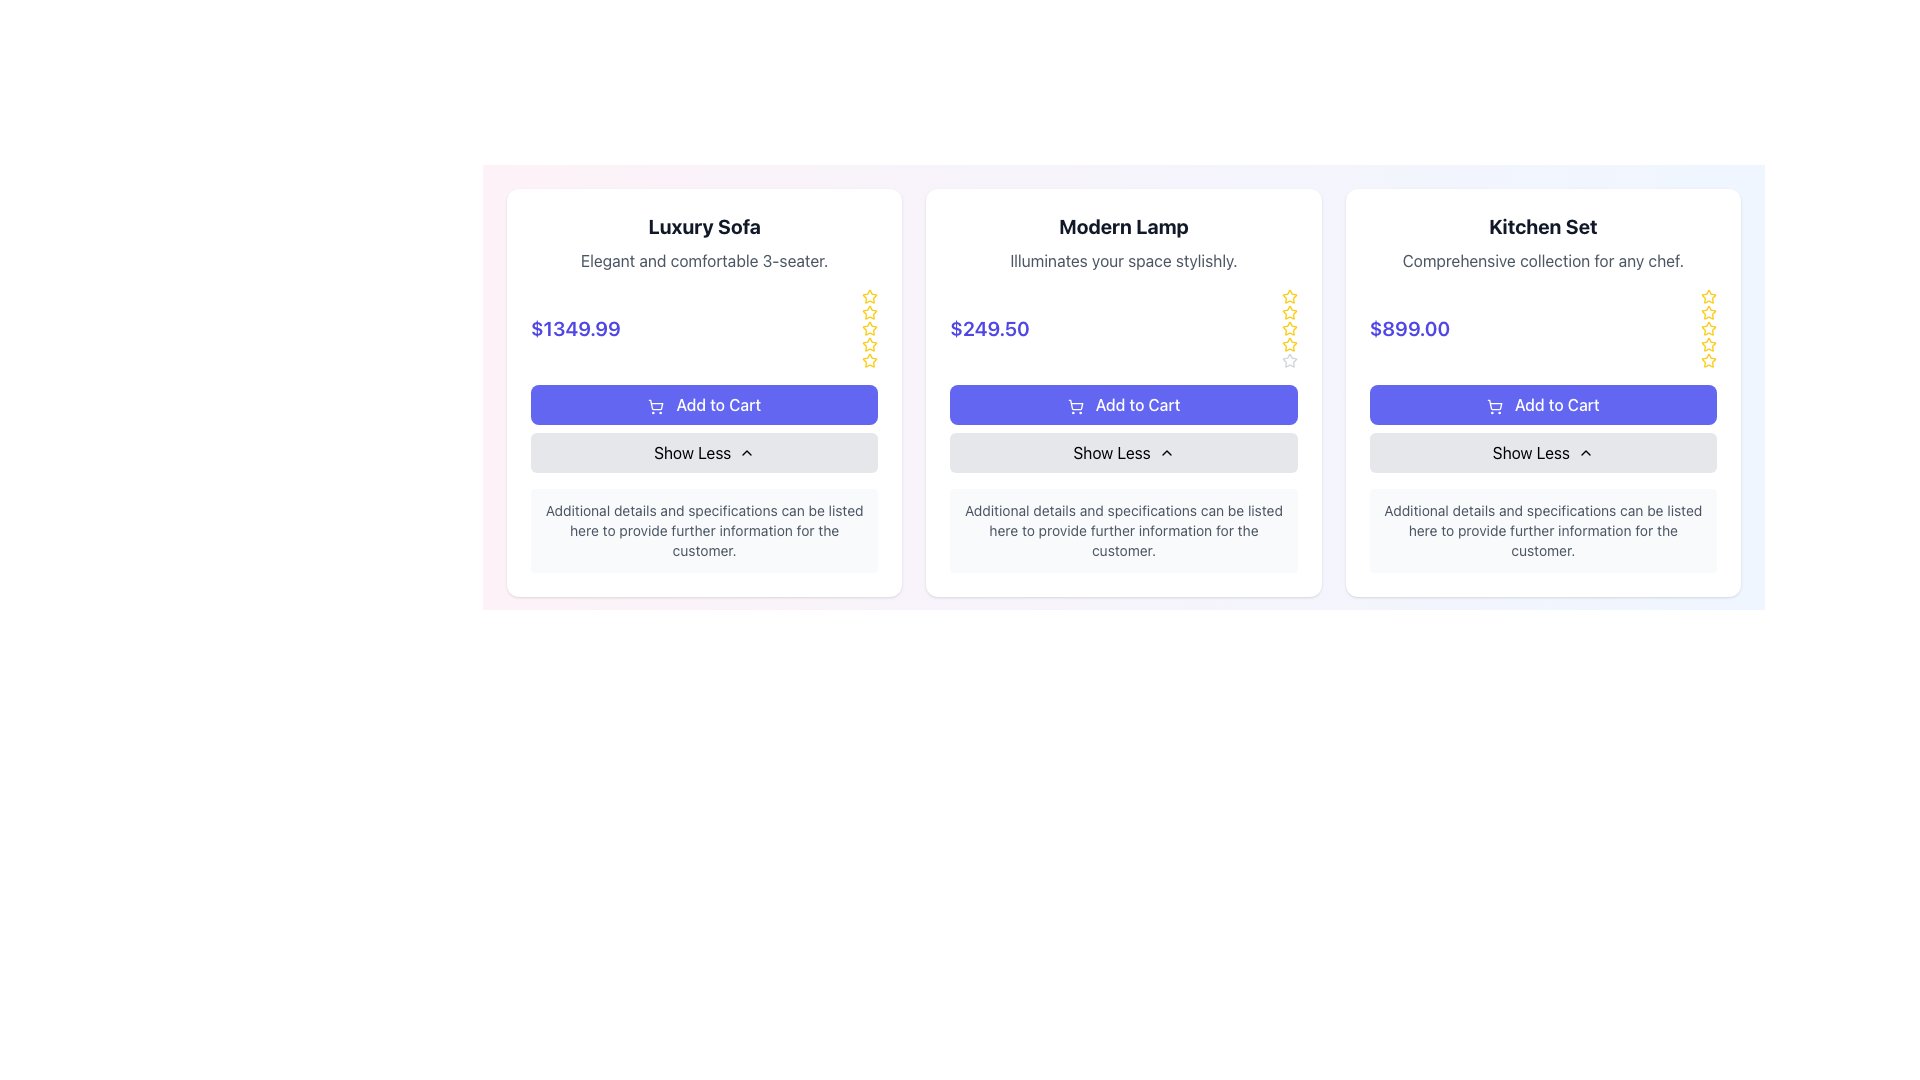 Image resolution: width=1920 pixels, height=1080 pixels. What do you see at coordinates (704, 530) in the screenshot?
I see `text from the text area located at the bottom of the 'Luxury Sofa' product card, just below the 'Show Less' button` at bounding box center [704, 530].